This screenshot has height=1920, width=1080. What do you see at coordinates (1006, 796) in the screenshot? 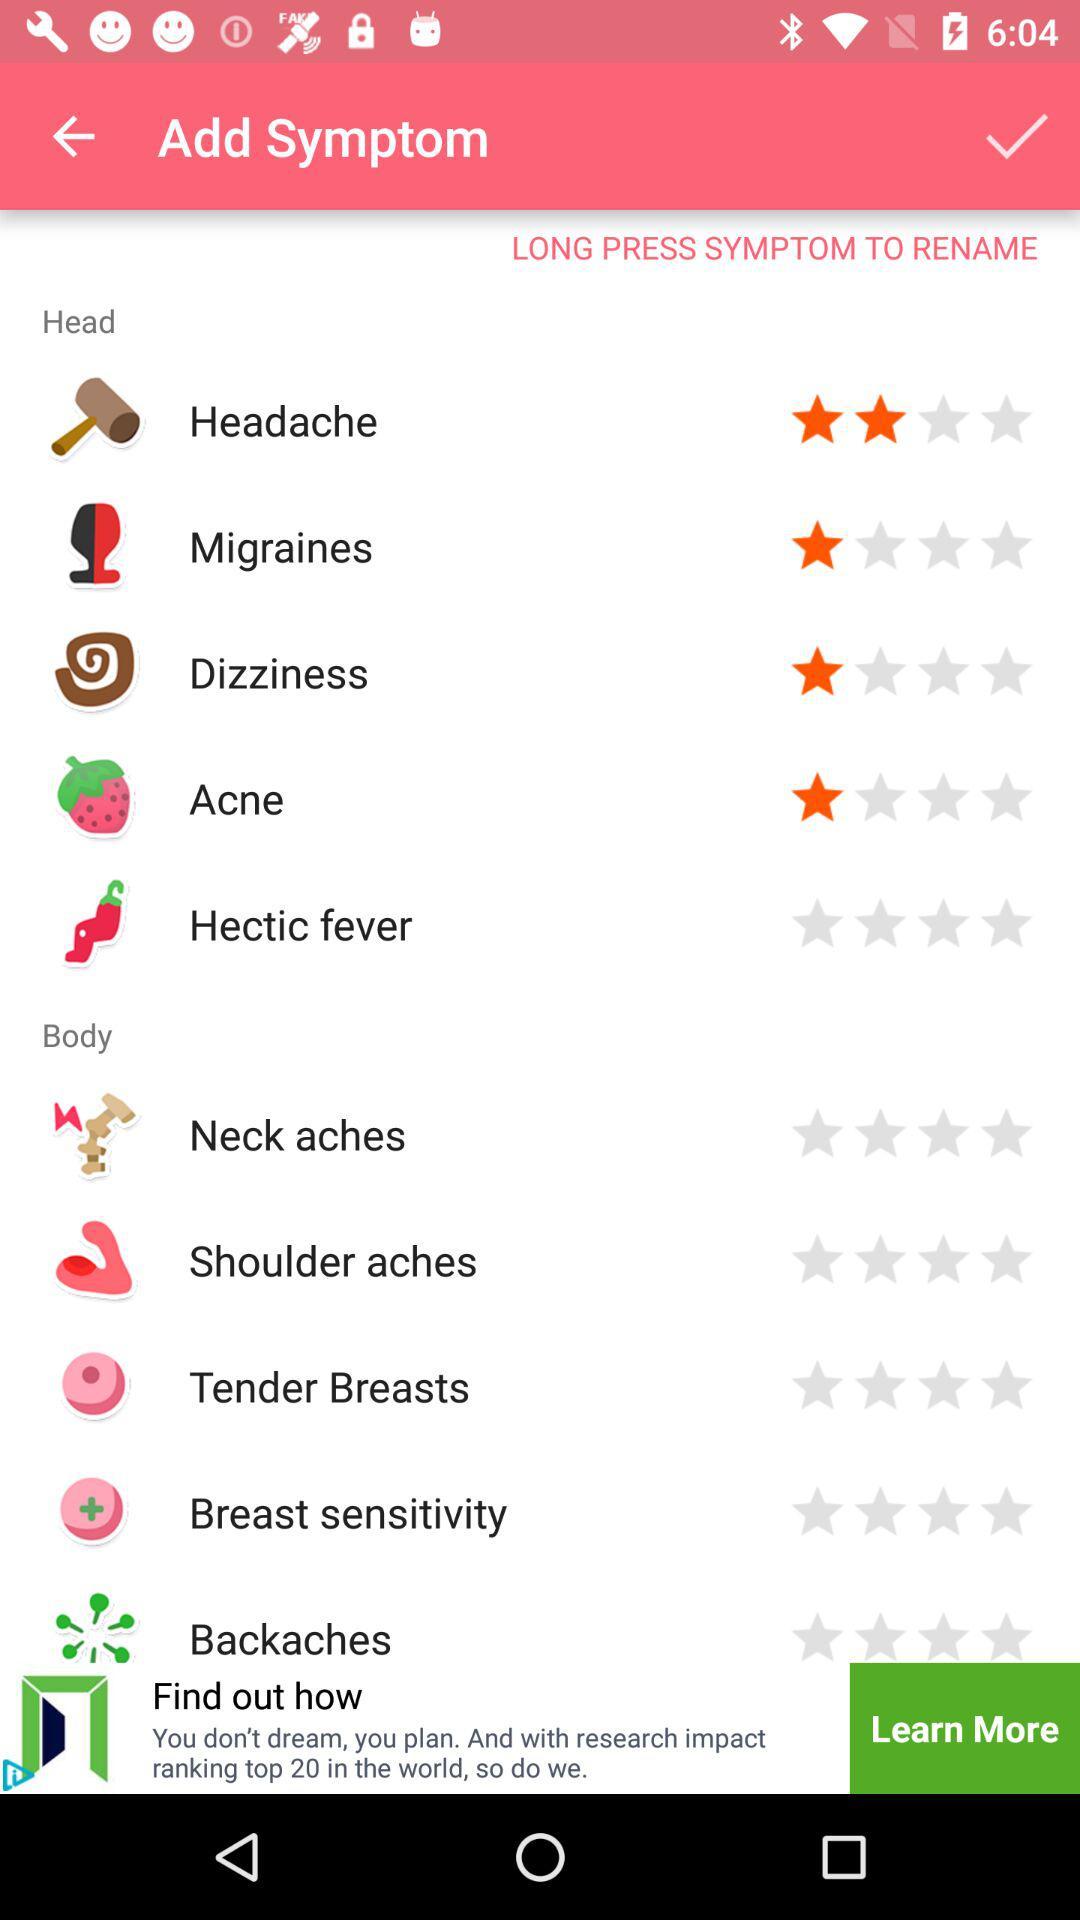
I see `rate acne 4 stars` at bounding box center [1006, 796].